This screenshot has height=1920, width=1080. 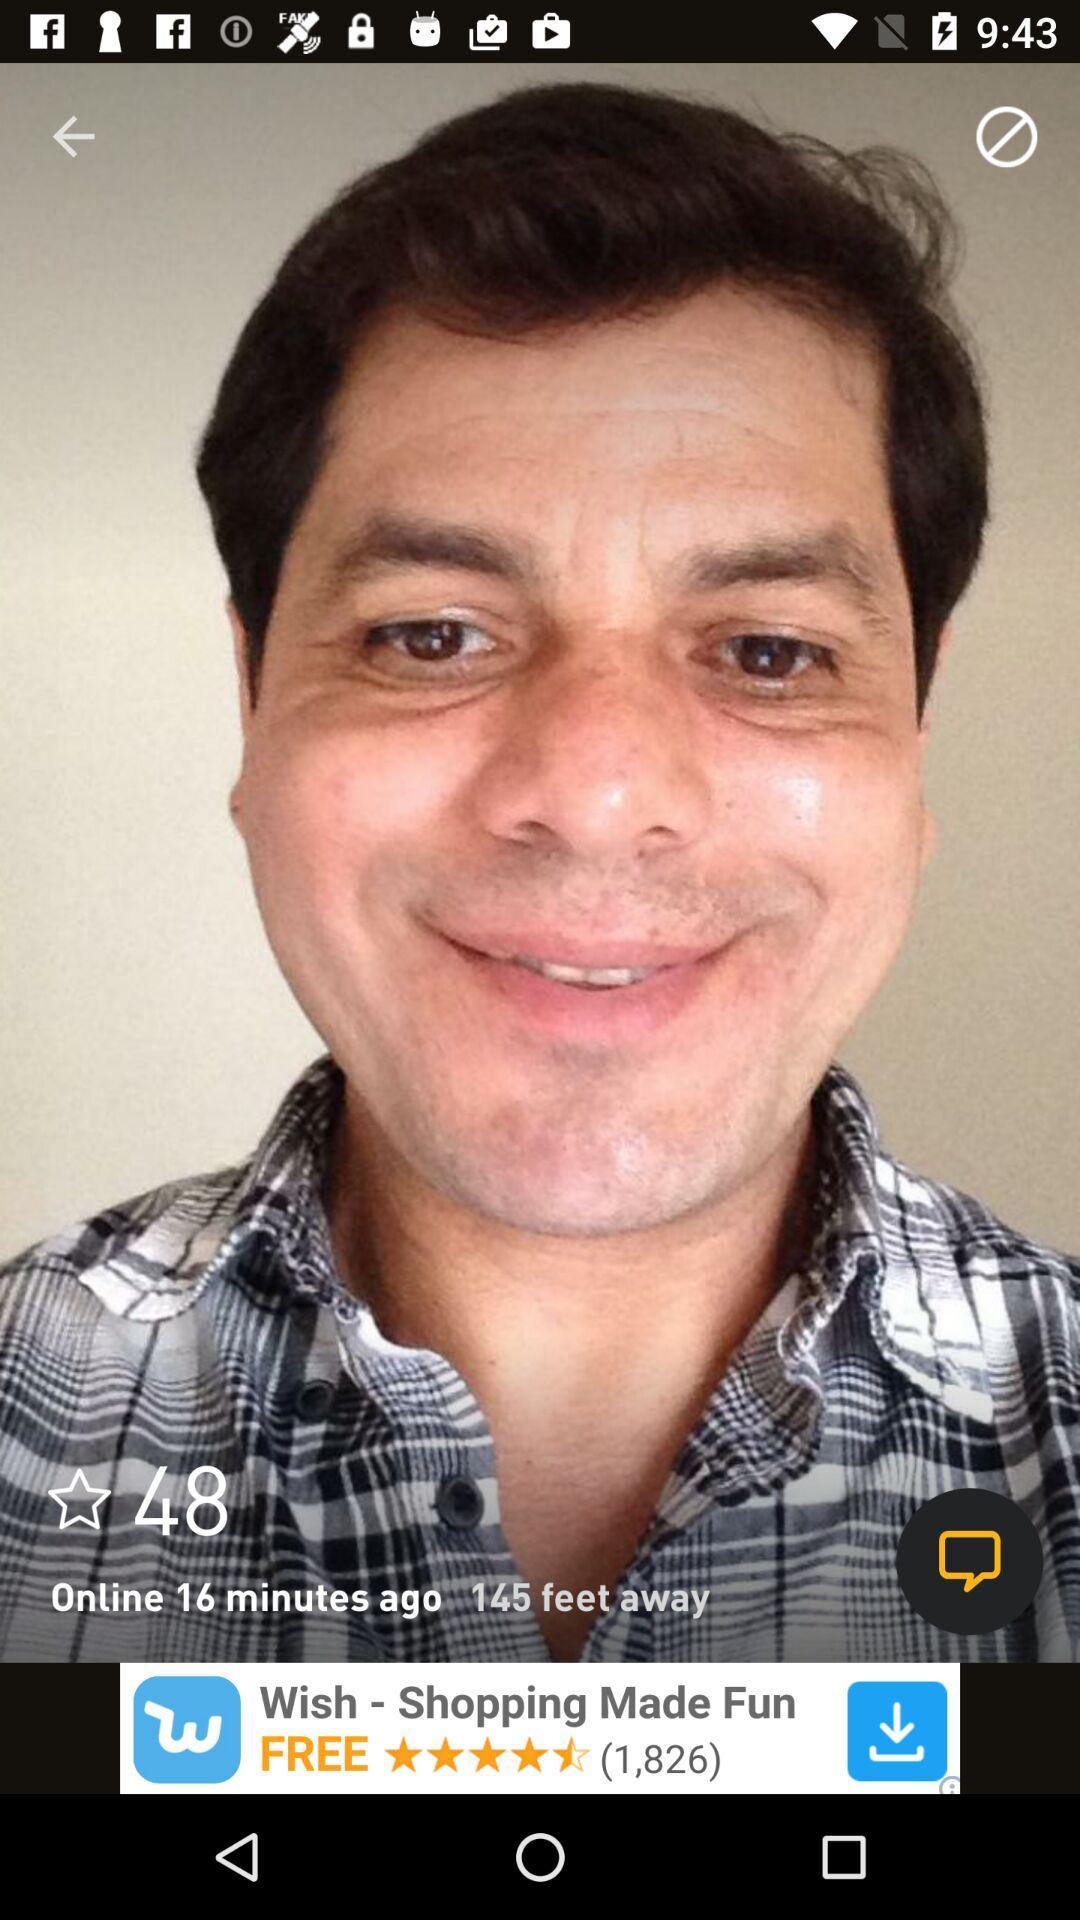 I want to click on the chat icon, so click(x=968, y=1560).